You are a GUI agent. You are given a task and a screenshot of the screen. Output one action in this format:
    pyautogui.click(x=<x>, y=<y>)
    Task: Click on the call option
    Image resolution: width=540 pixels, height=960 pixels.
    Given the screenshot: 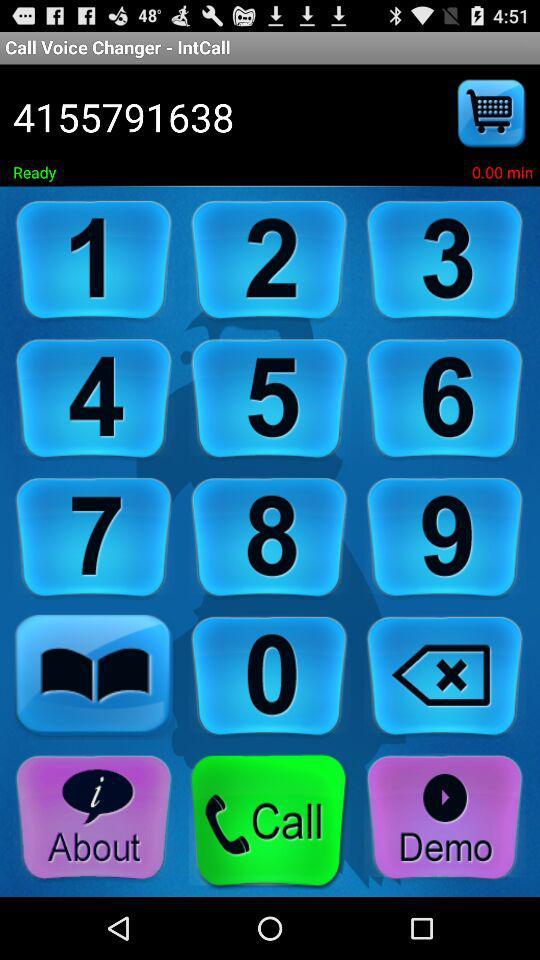 What is the action you would take?
    pyautogui.click(x=269, y=821)
    